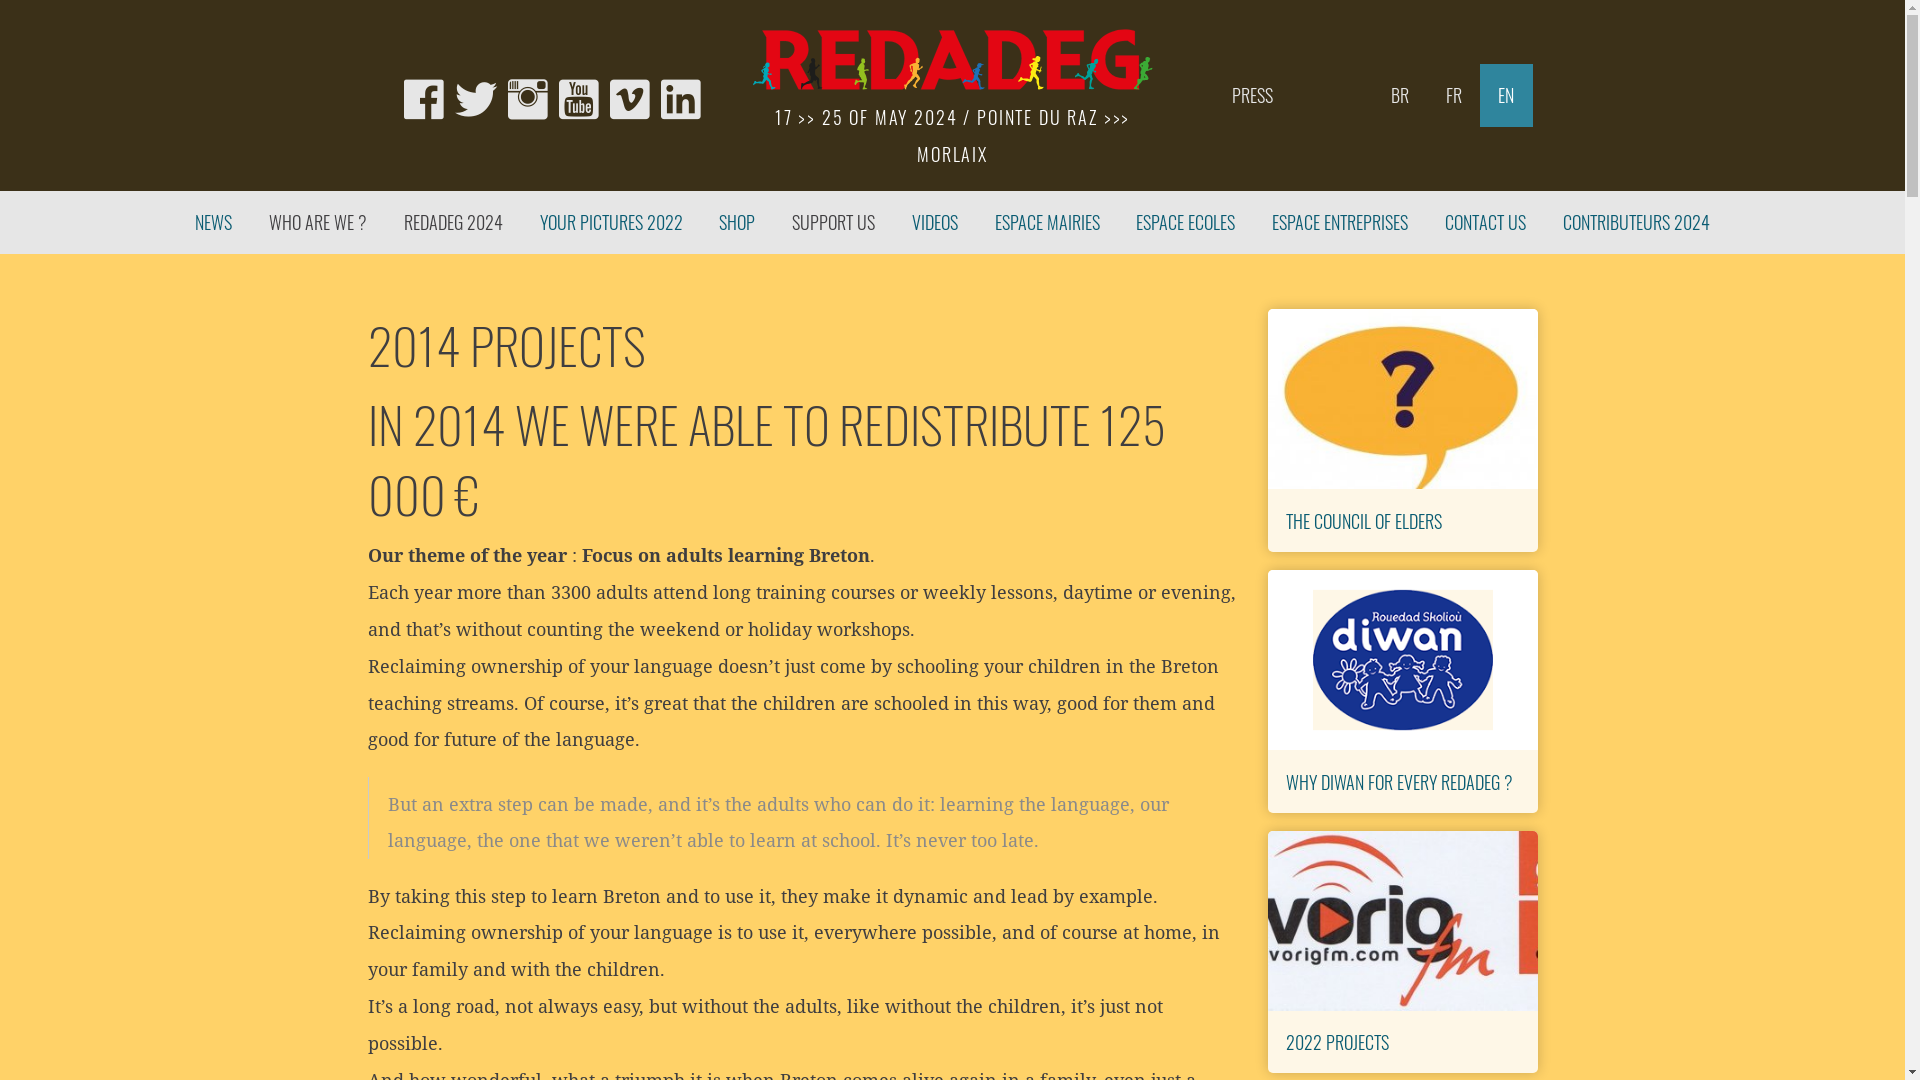  Describe the element at coordinates (1185, 222) in the screenshot. I see `'ESPACE ECOLES'` at that location.